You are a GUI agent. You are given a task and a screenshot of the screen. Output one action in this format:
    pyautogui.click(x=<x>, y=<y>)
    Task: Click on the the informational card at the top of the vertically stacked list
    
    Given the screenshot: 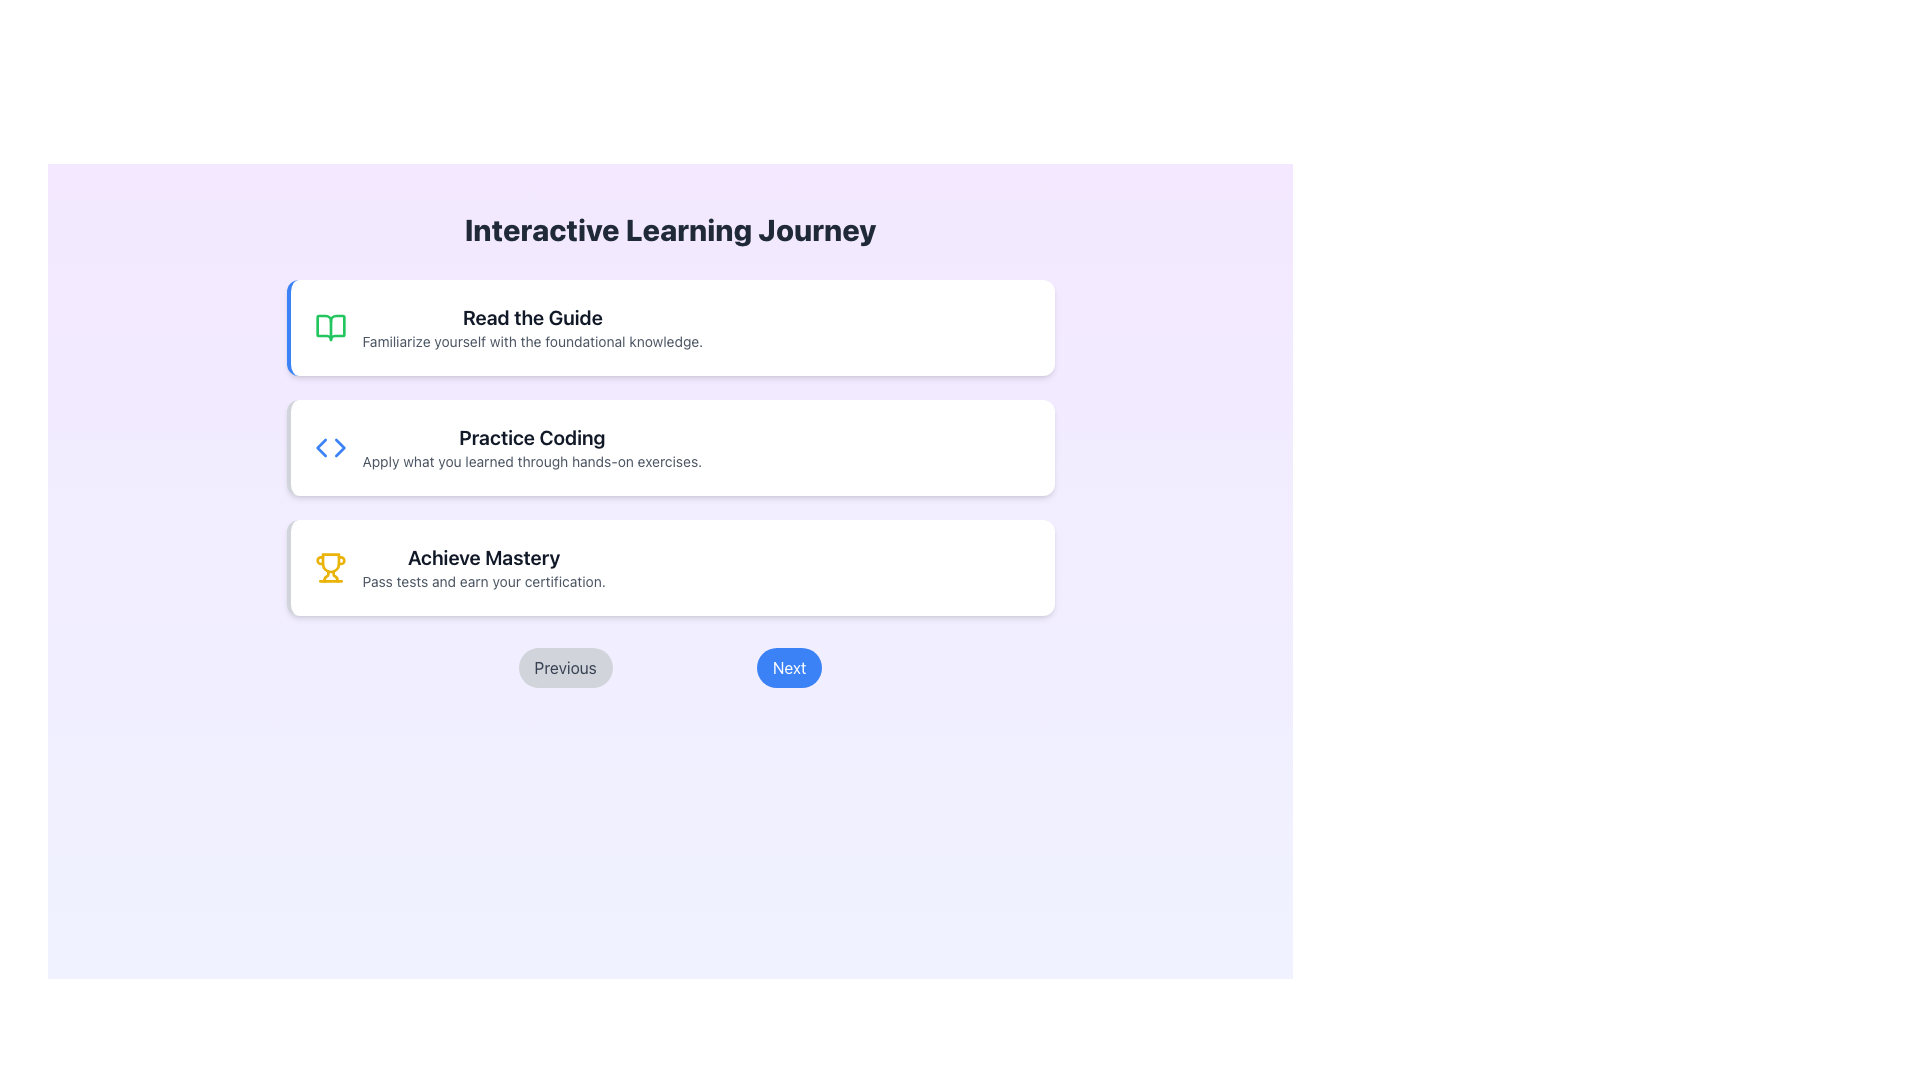 What is the action you would take?
    pyautogui.click(x=670, y=326)
    